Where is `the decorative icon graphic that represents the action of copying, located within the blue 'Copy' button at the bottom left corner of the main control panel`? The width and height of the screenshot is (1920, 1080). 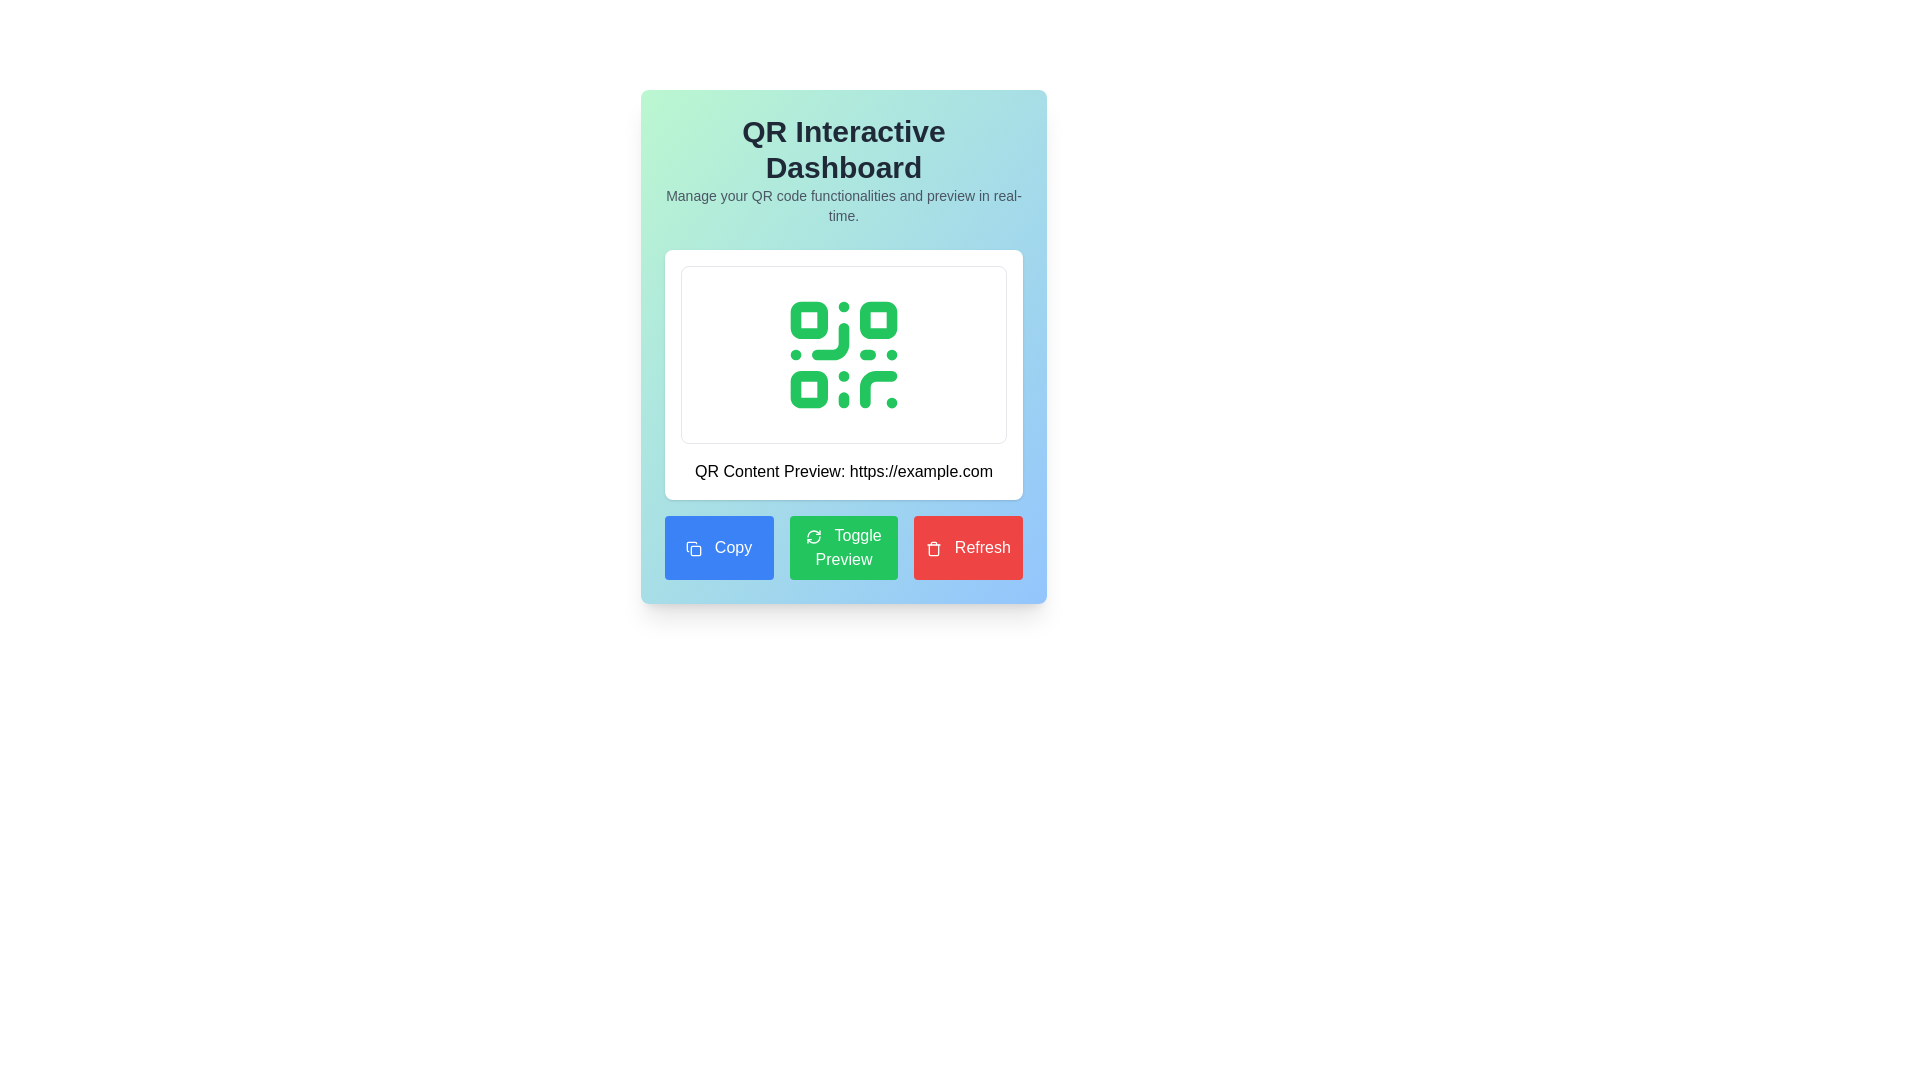 the decorative icon graphic that represents the action of copying, located within the blue 'Copy' button at the bottom left corner of the main control panel is located at coordinates (694, 548).